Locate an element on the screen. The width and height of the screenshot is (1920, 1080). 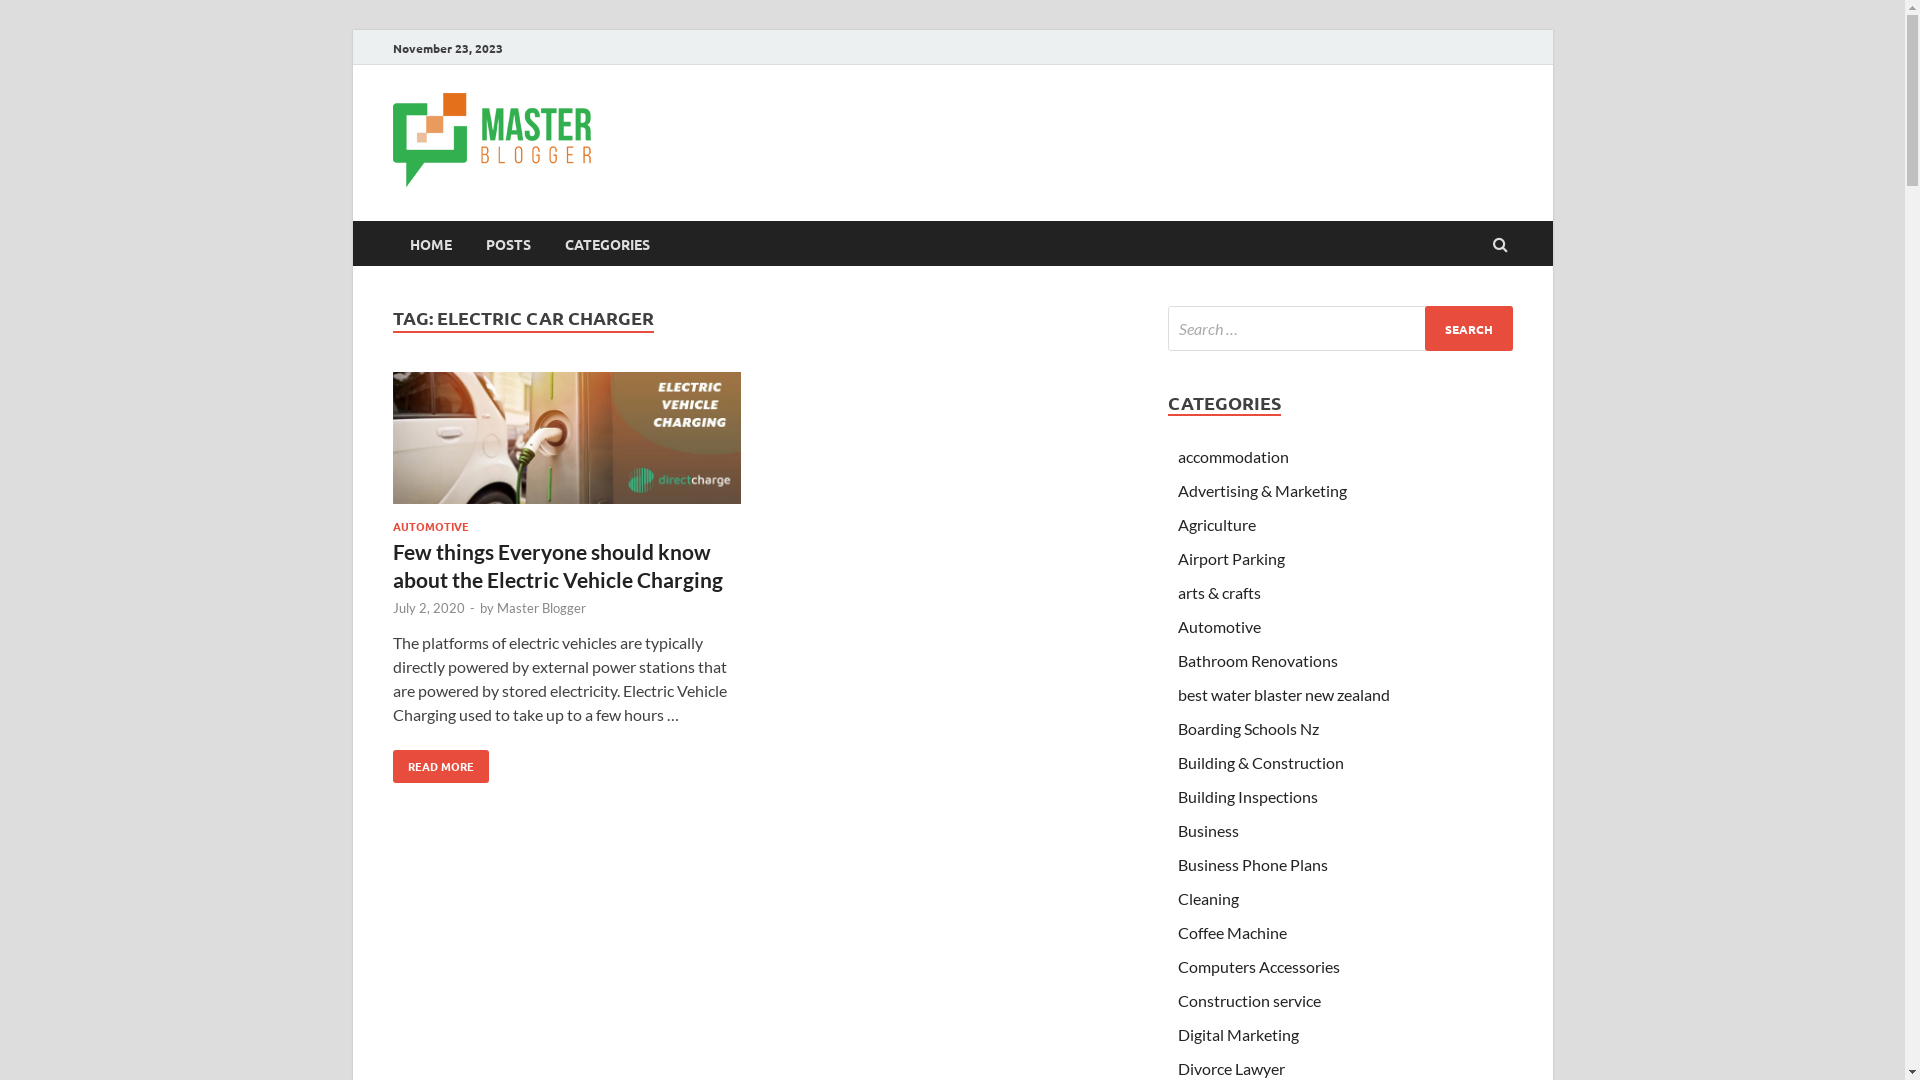
'POSTS' is located at coordinates (507, 242).